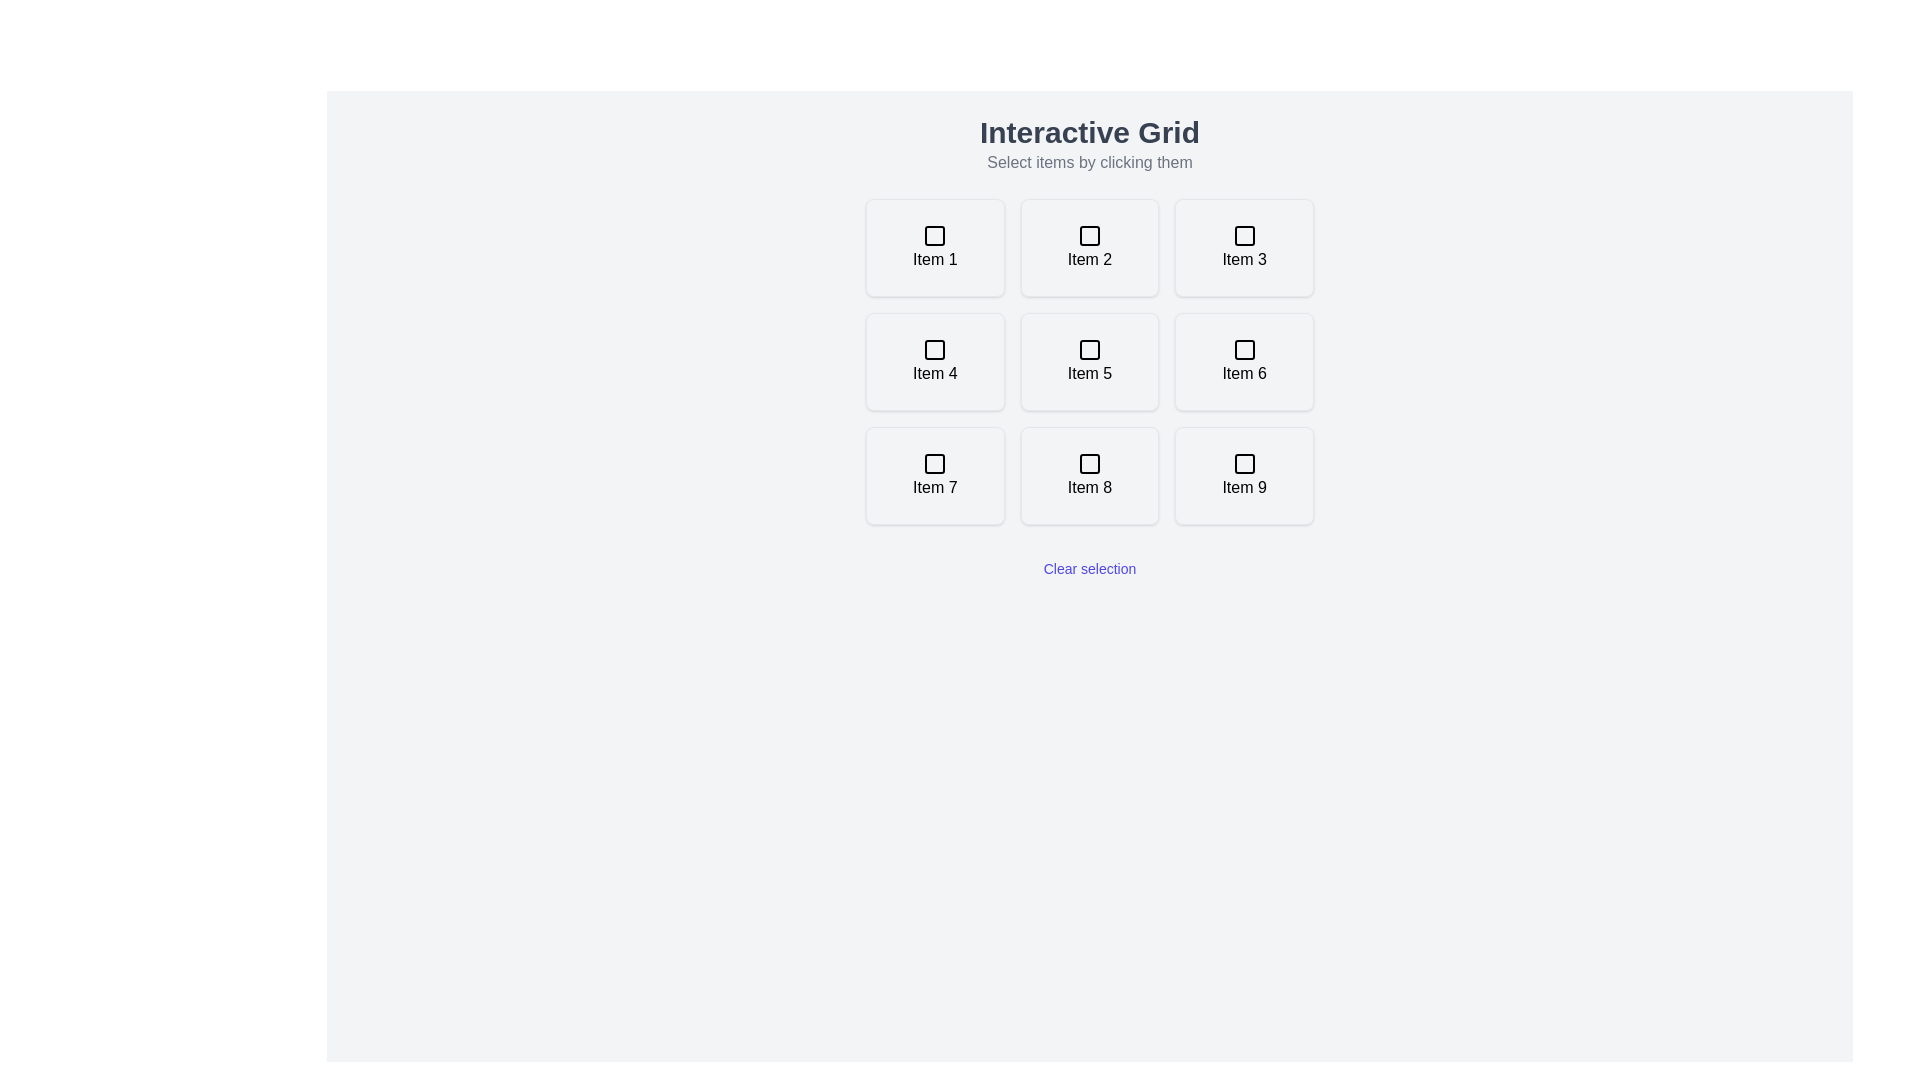  What do you see at coordinates (1088, 569) in the screenshot?
I see `the text link located directly below the grid of selectable items` at bounding box center [1088, 569].